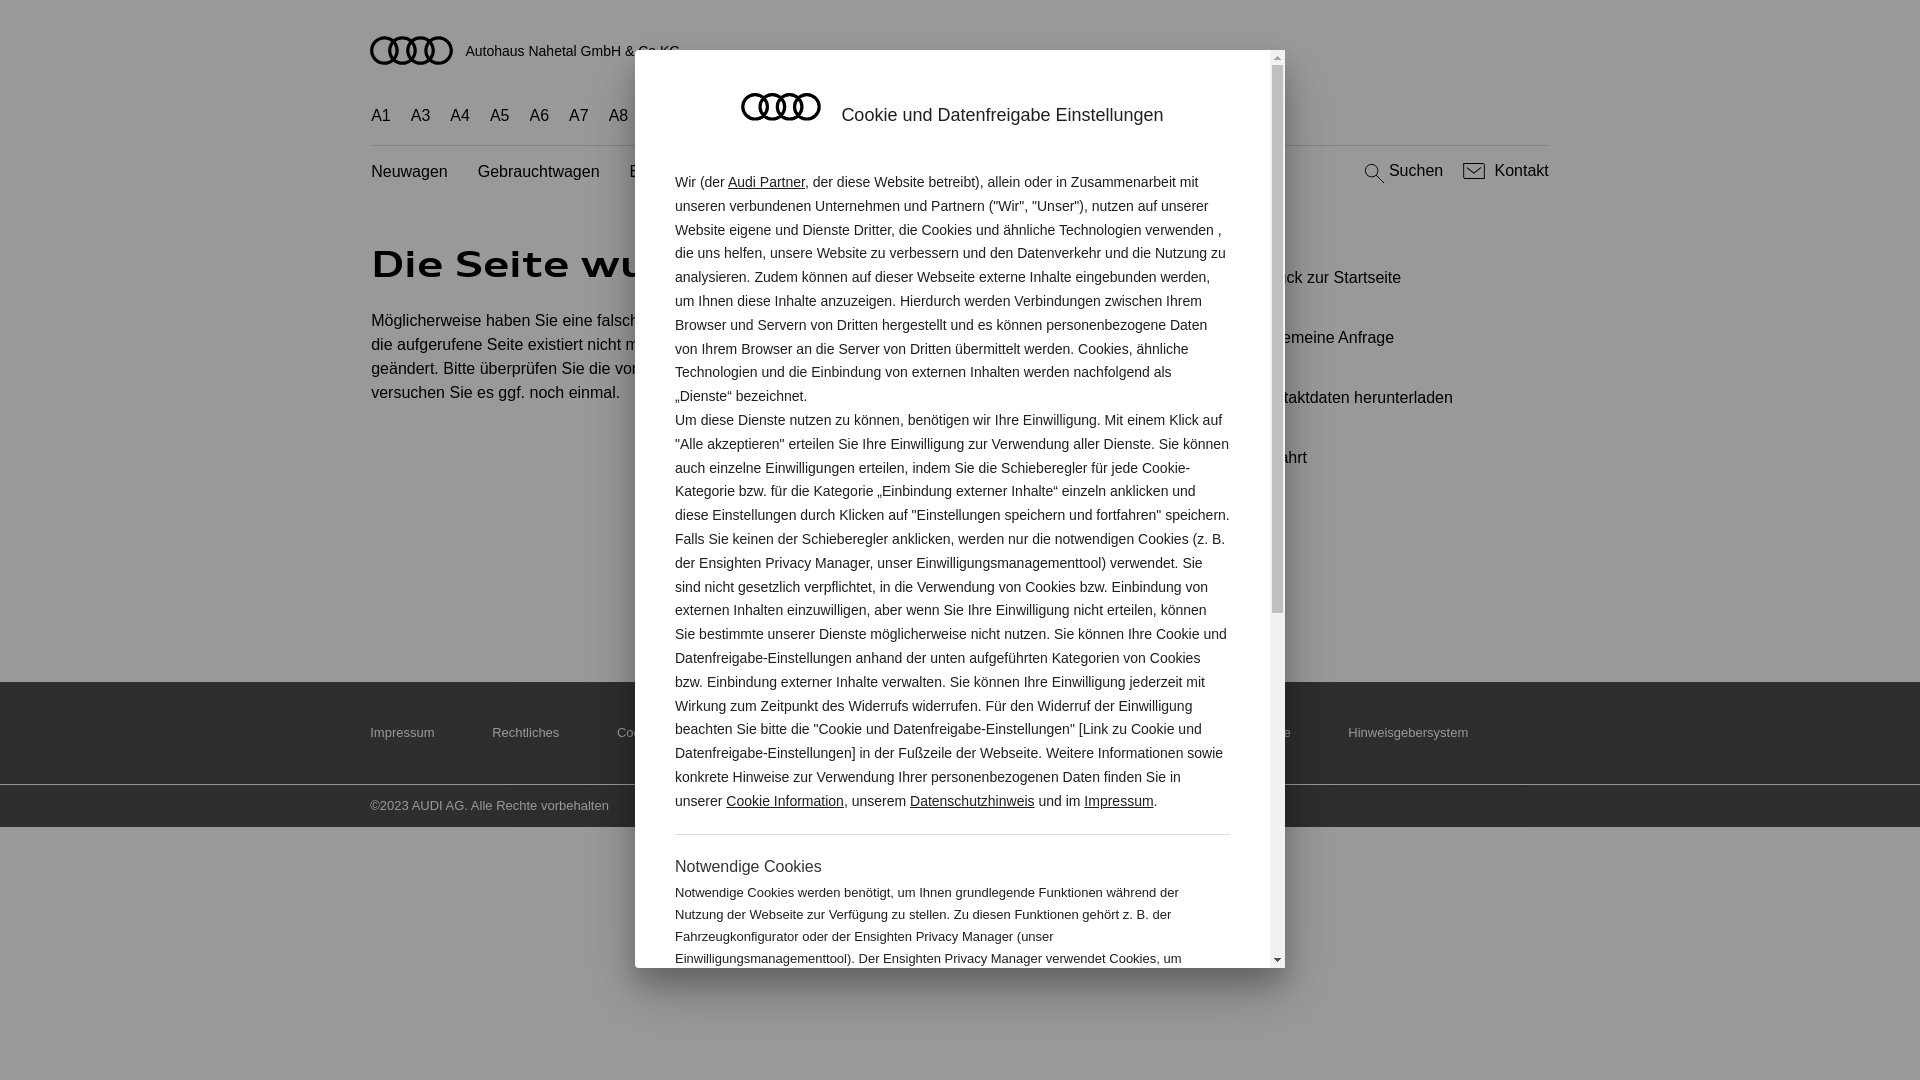 This screenshot has width=1920, height=1080. Describe the element at coordinates (1503, 170) in the screenshot. I see `'Kontakt'` at that location.